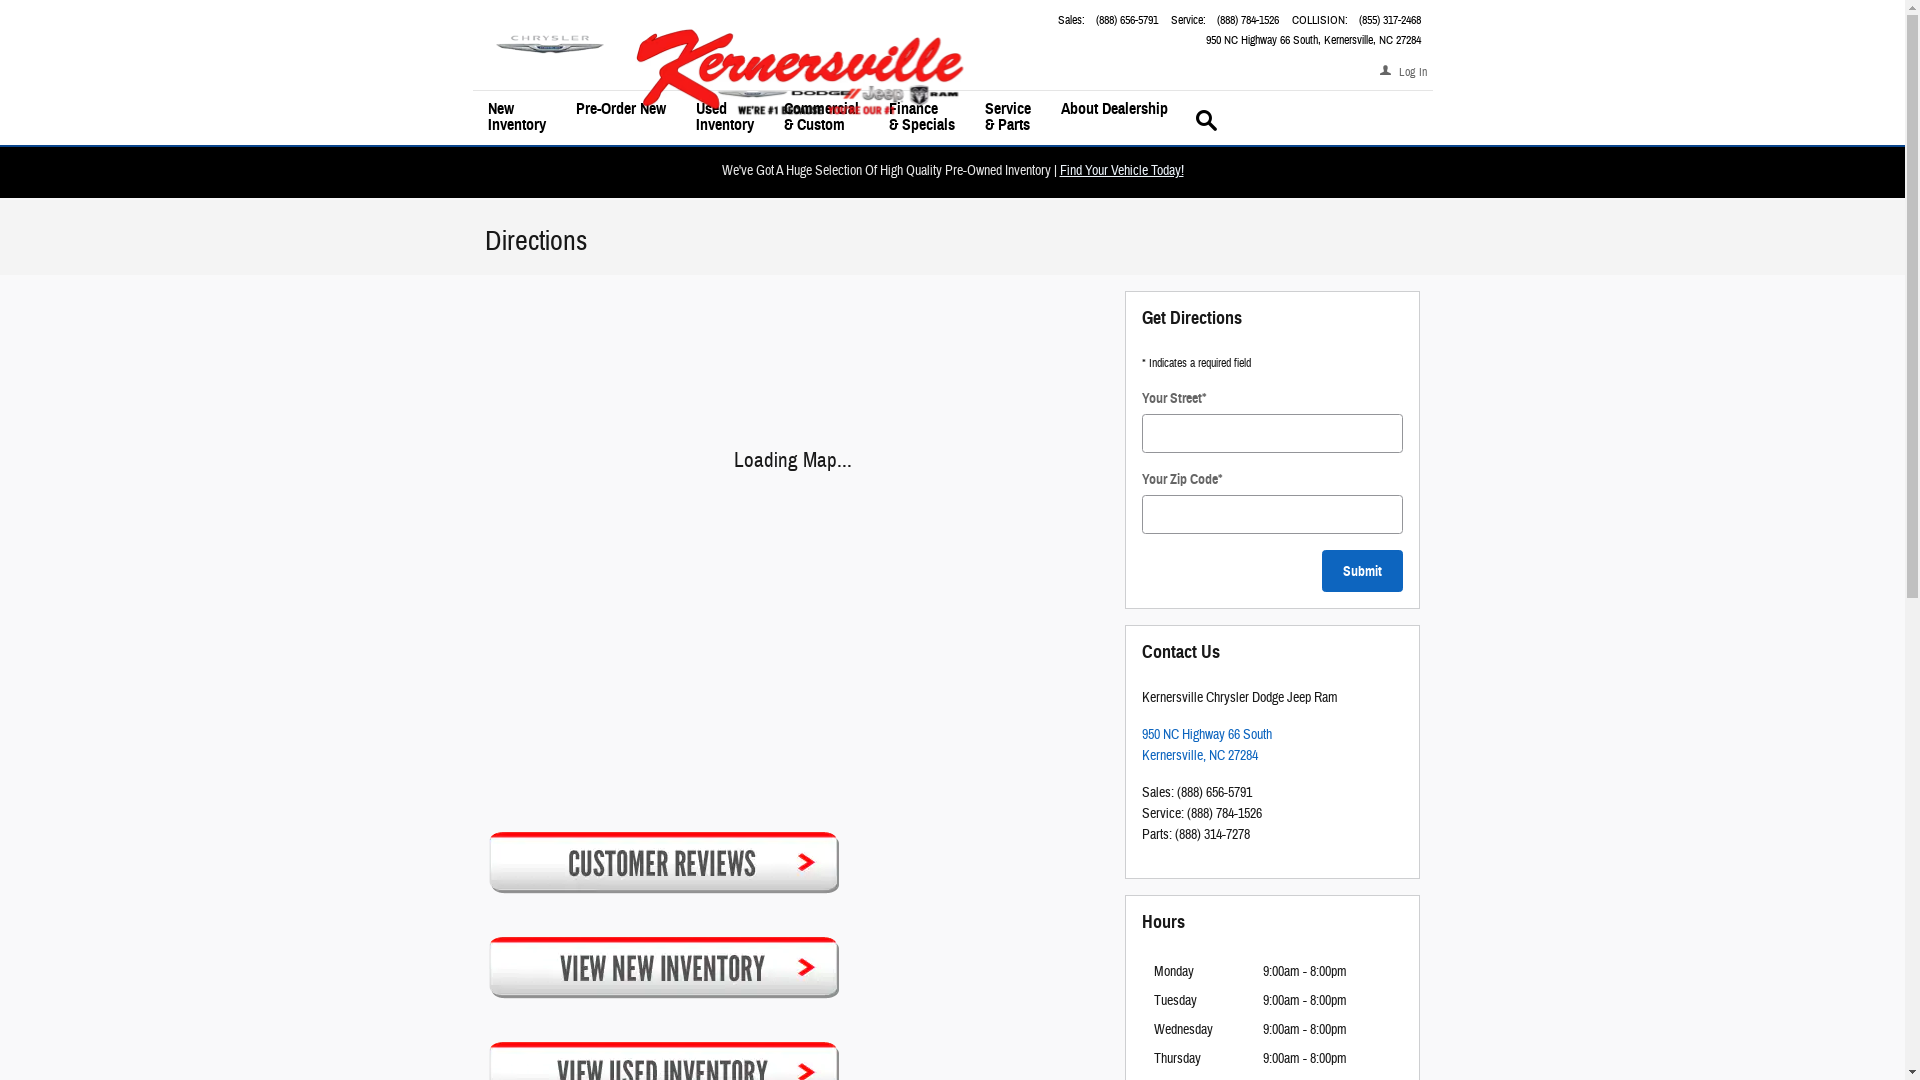  Describe the element at coordinates (1402, 72) in the screenshot. I see `'Log In'` at that location.